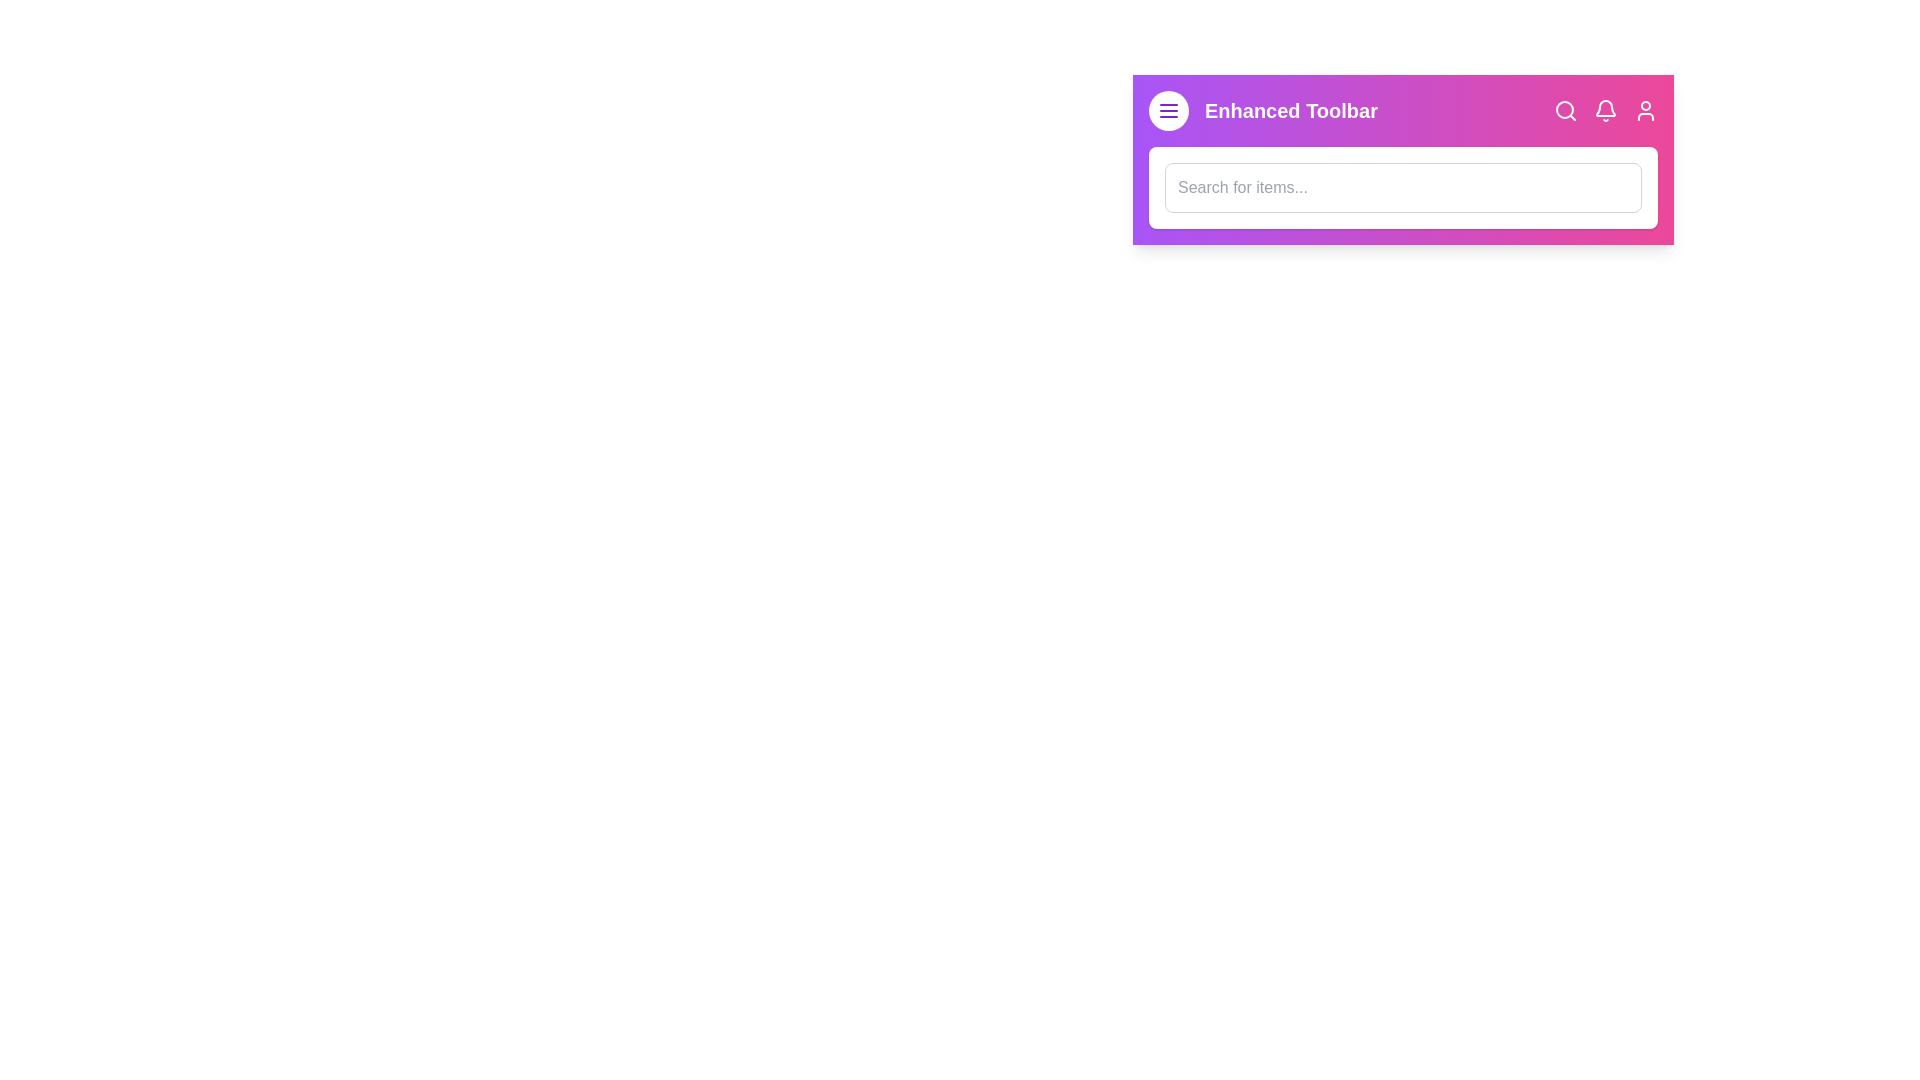 The height and width of the screenshot is (1080, 1920). Describe the element at coordinates (1169, 111) in the screenshot. I see `menu button to open the navigation options` at that location.